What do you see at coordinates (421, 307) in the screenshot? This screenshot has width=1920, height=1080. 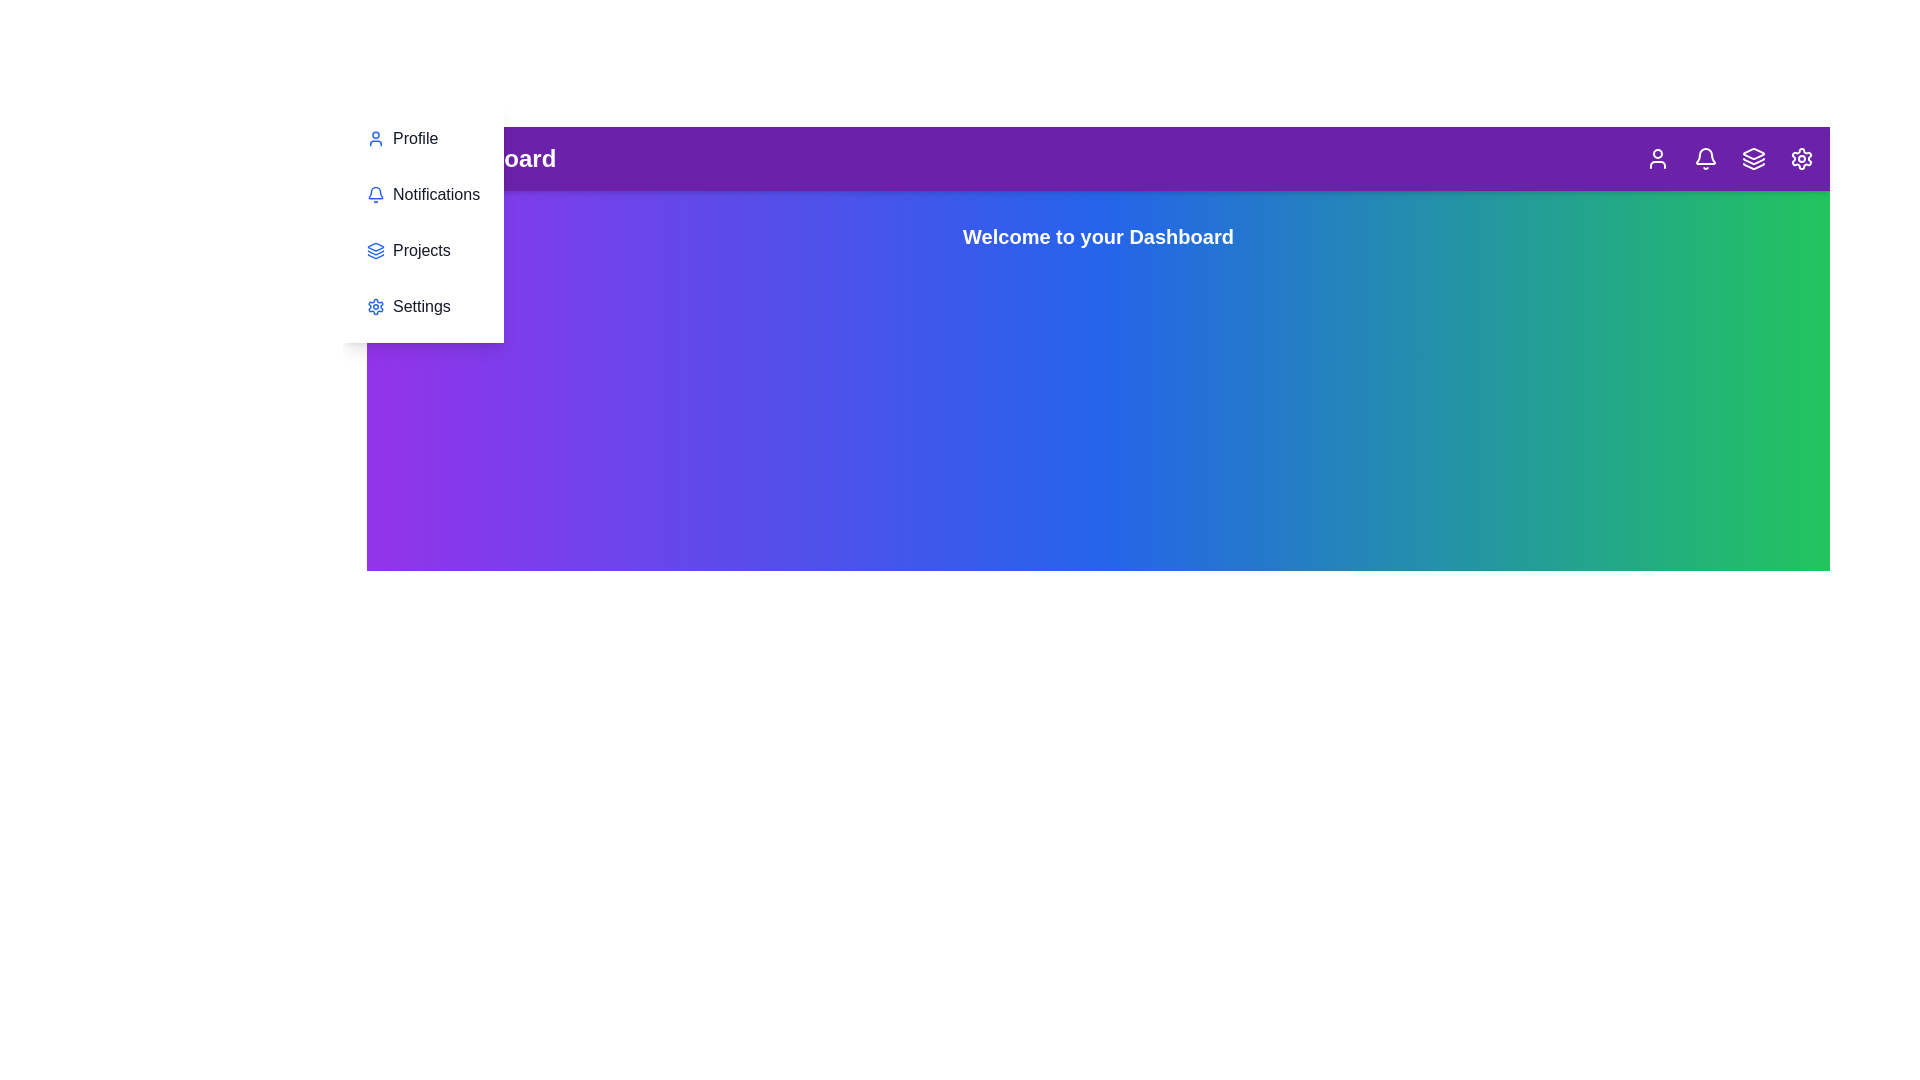 I see `the menu item Settings in the sidebar` at bounding box center [421, 307].